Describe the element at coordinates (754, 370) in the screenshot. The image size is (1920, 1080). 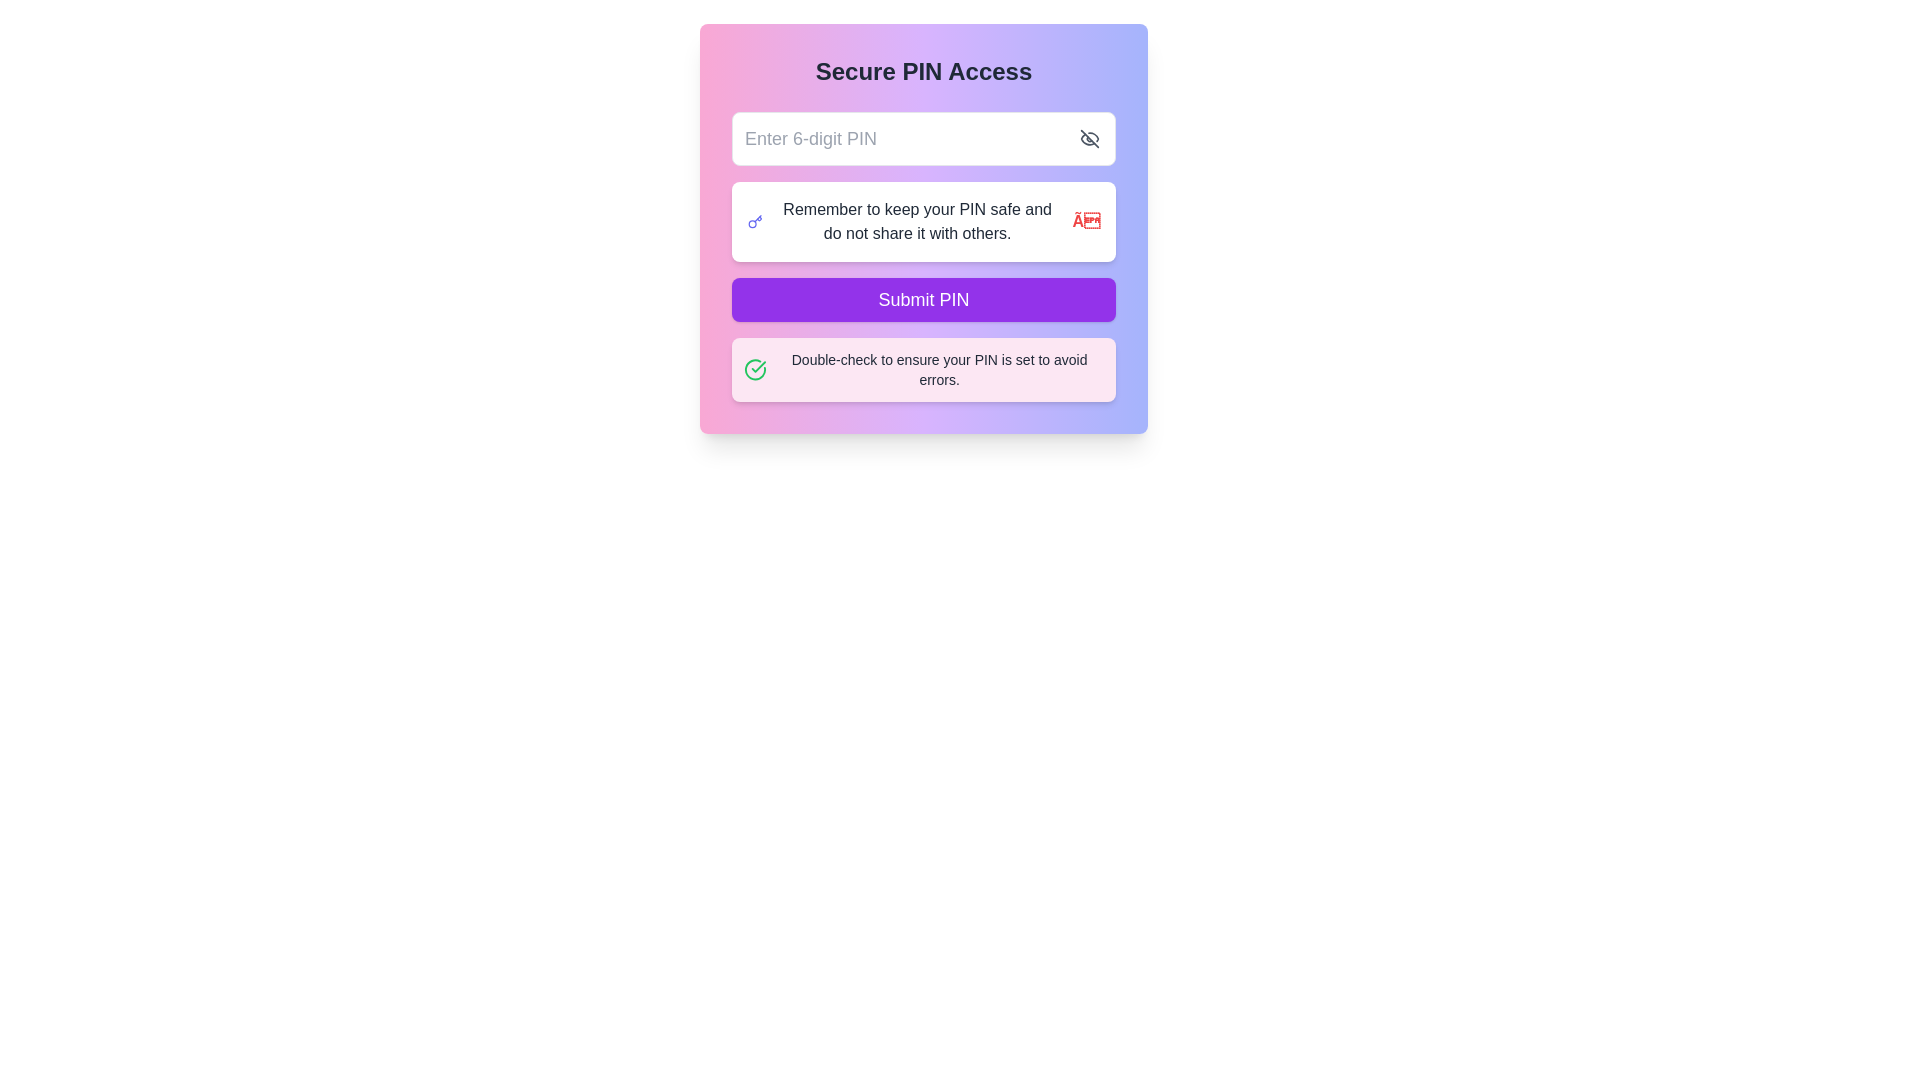
I see `the green checkmark icon with a circular outline located on the left side of the error message box advising to double-check the PIN` at that location.